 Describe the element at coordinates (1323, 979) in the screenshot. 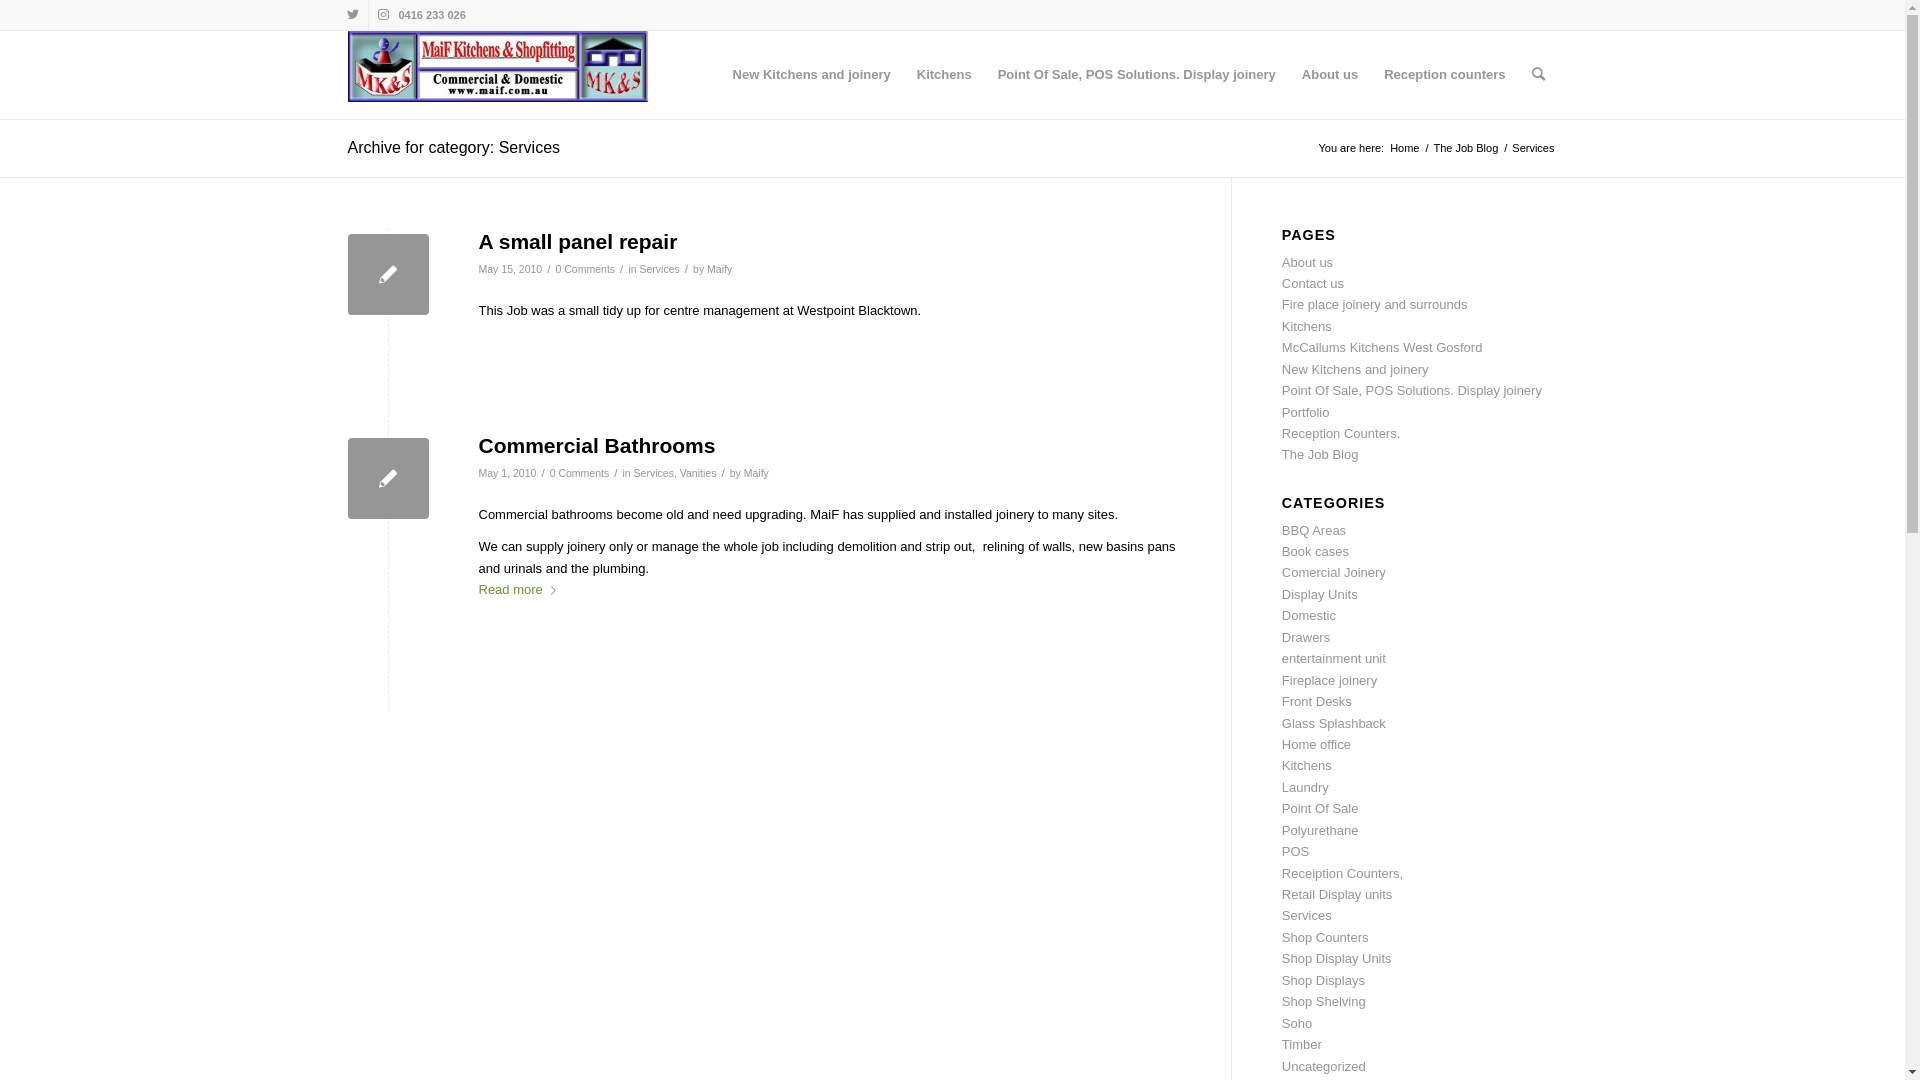

I see `'Shop Displays'` at that location.